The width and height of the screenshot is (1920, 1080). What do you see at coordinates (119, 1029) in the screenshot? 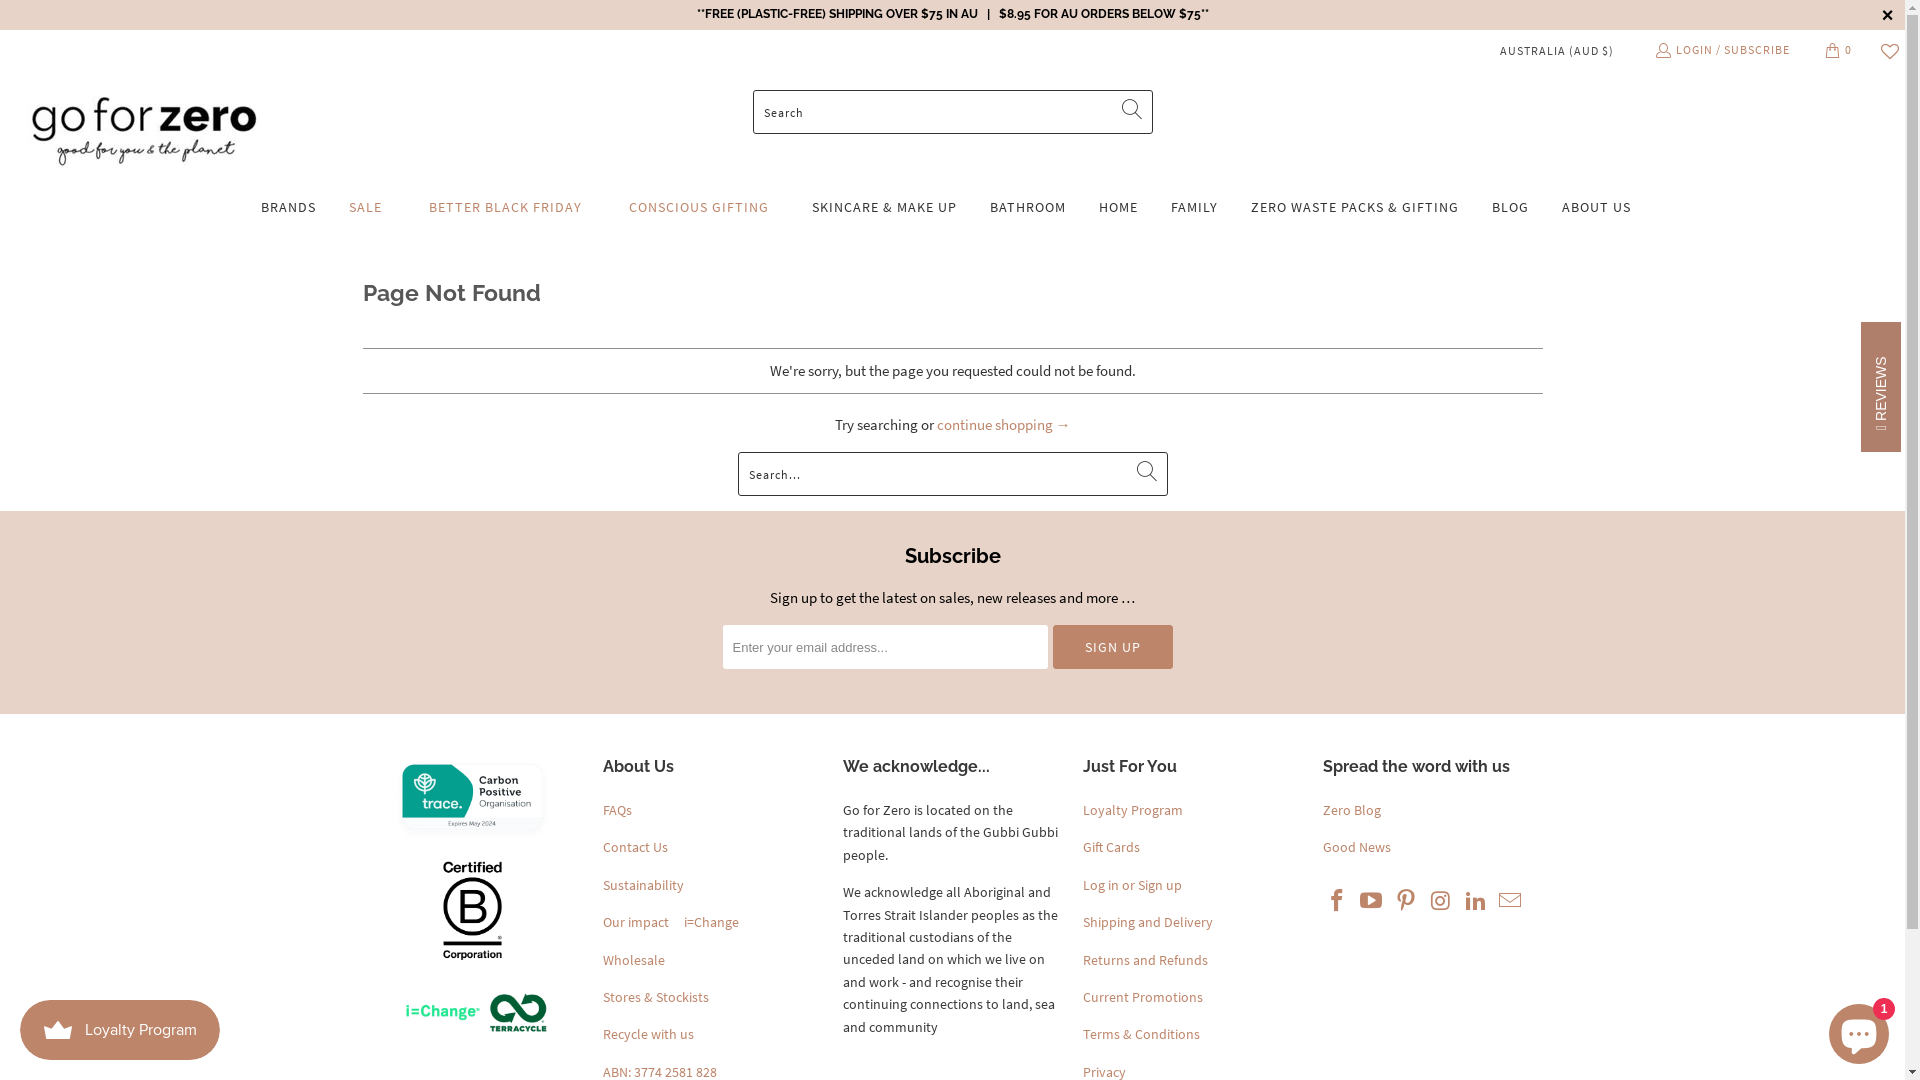
I see `'Smile.io Rewards Program Launcher'` at bounding box center [119, 1029].